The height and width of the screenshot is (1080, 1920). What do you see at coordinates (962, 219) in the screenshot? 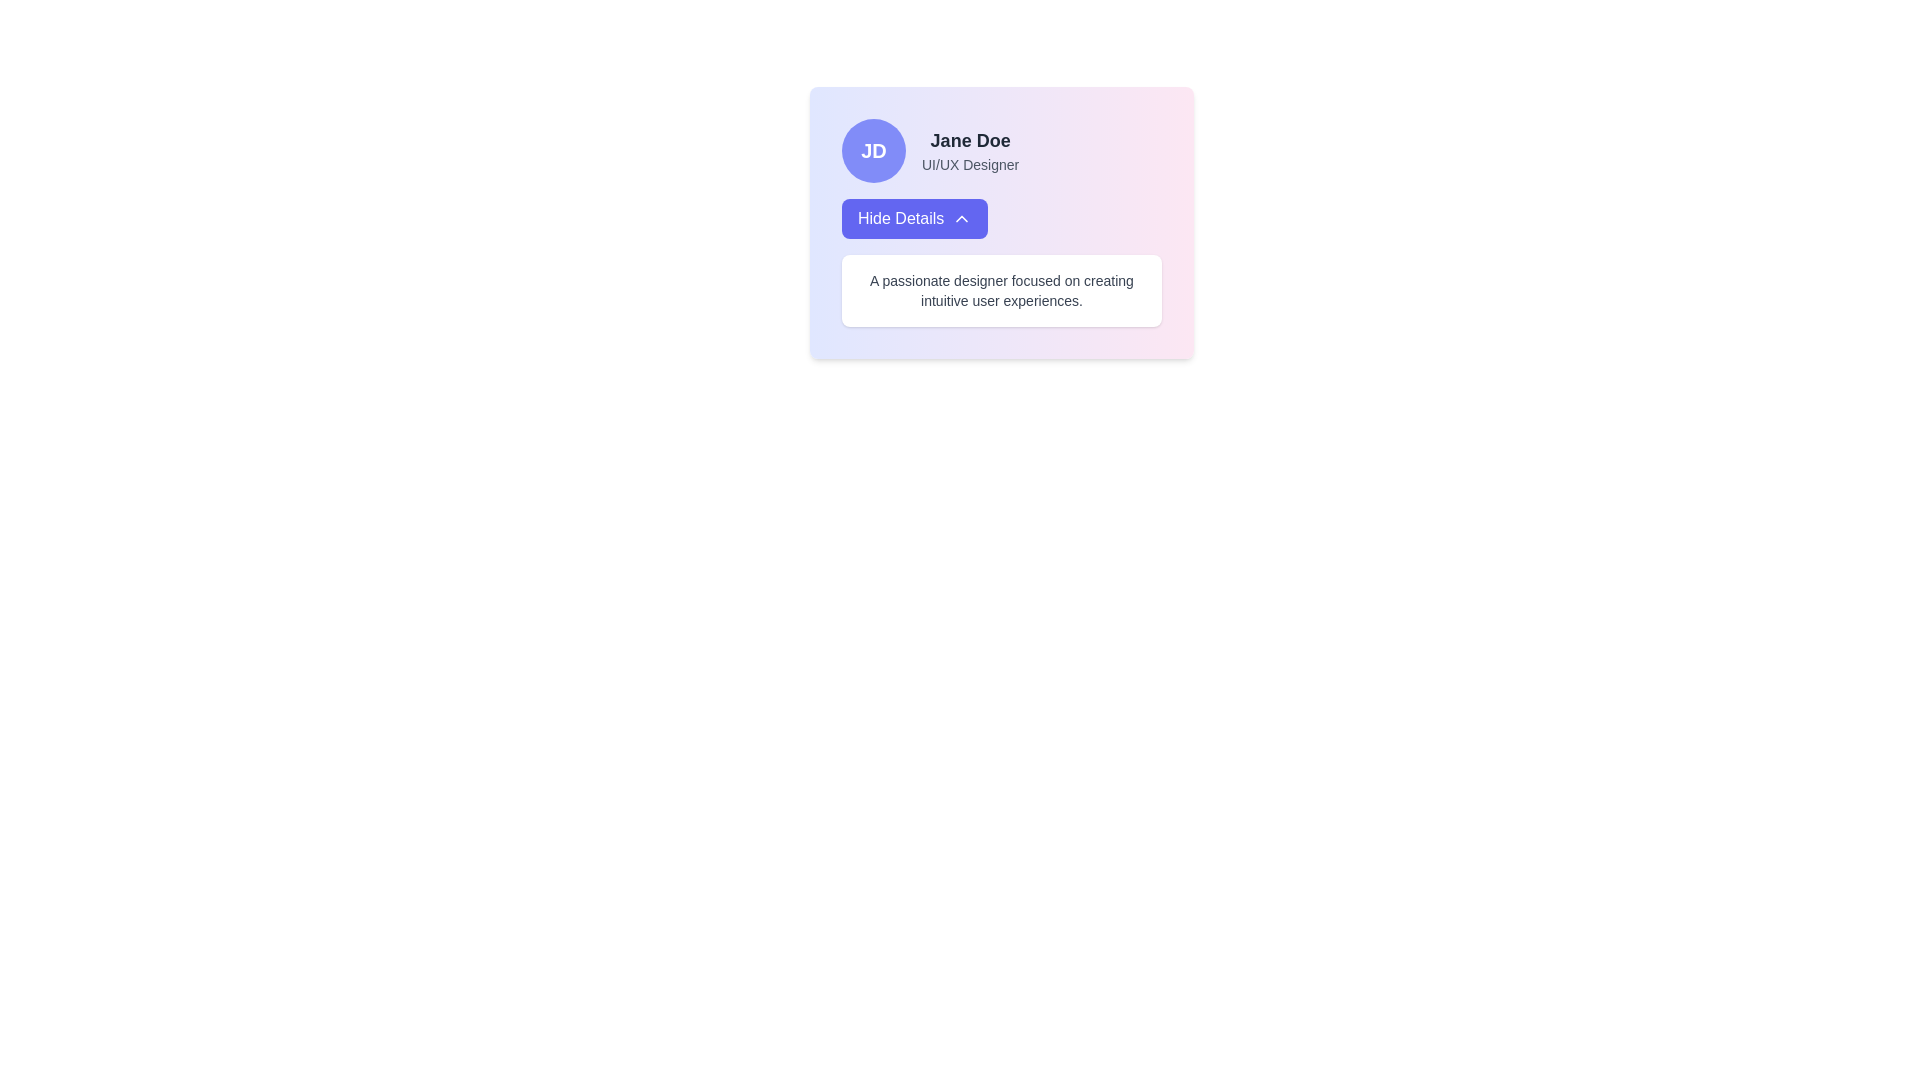
I see `the Chevron Arrow icon located within the 'Hide Details' button, which indicates a collapse action` at bounding box center [962, 219].